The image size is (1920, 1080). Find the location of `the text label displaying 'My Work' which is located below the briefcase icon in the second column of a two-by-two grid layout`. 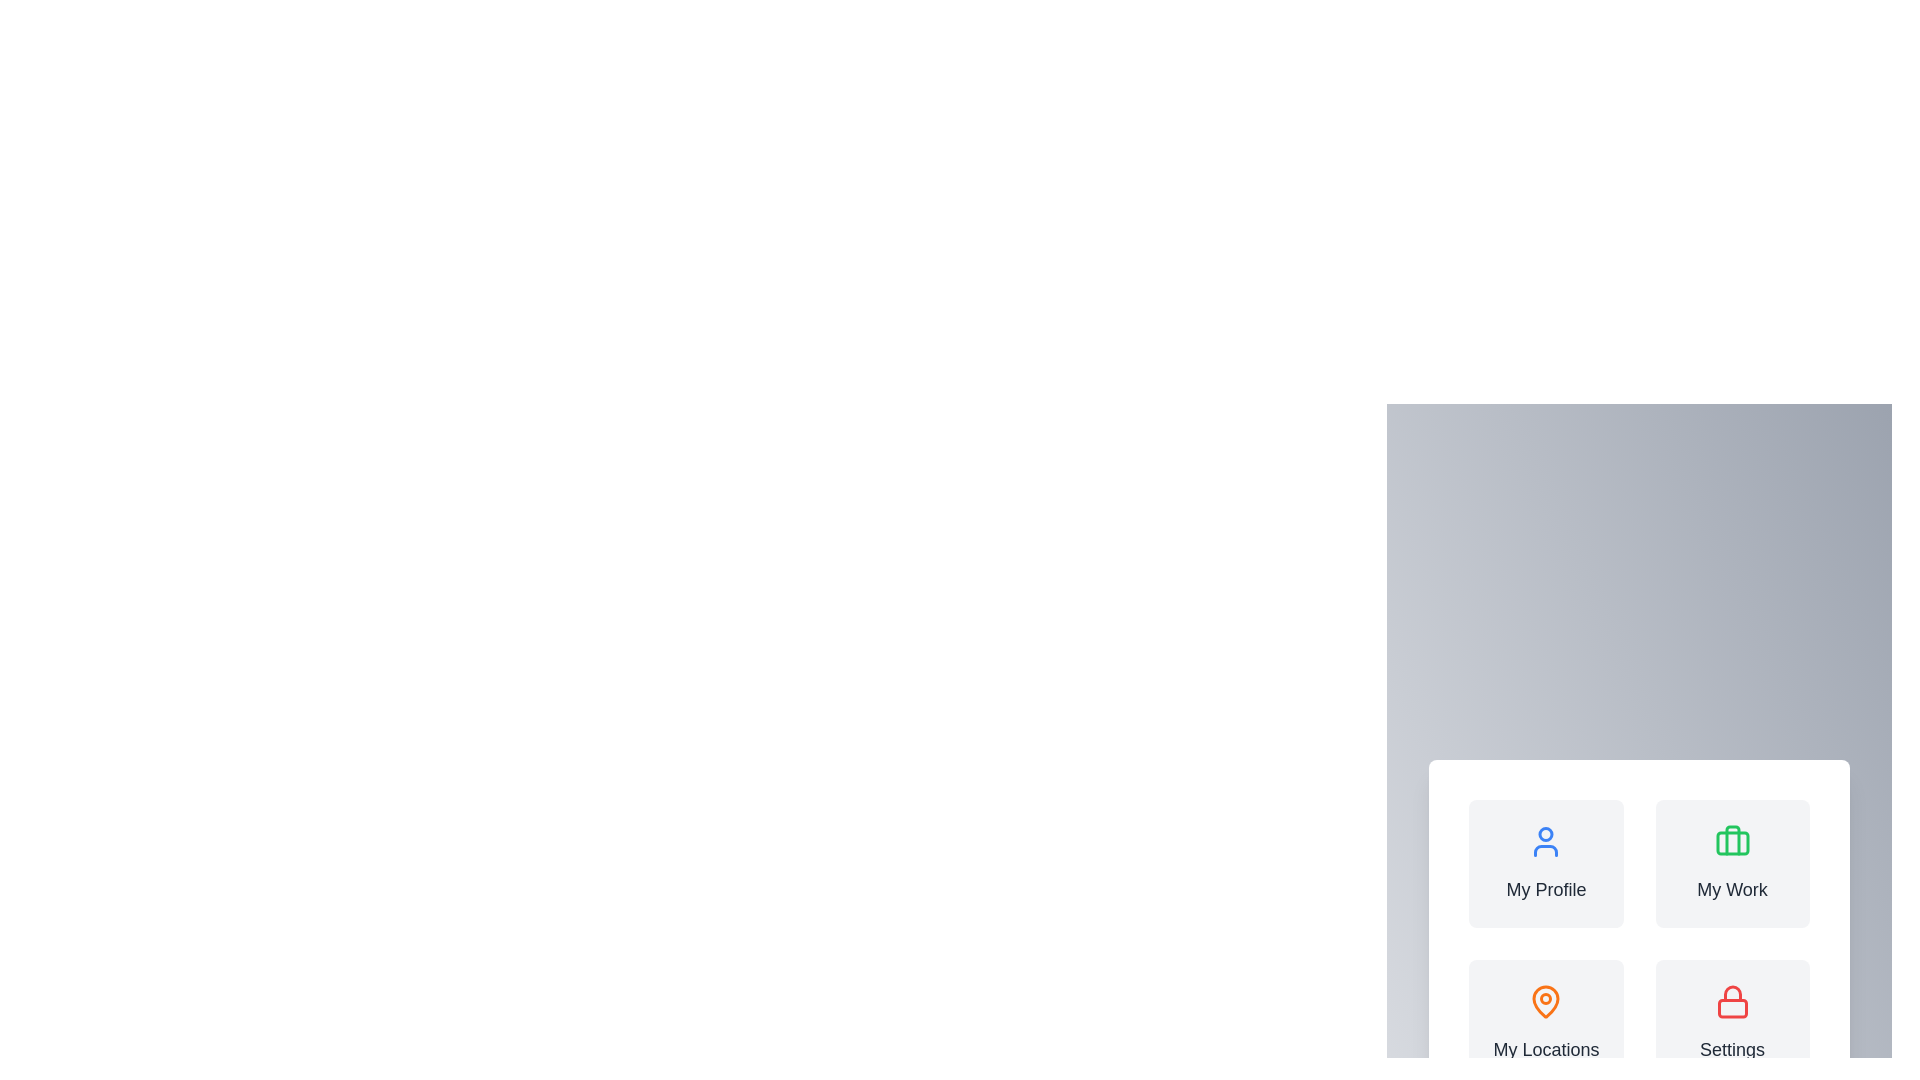

the text label displaying 'My Work' which is located below the briefcase icon in the second column of a two-by-two grid layout is located at coordinates (1731, 889).